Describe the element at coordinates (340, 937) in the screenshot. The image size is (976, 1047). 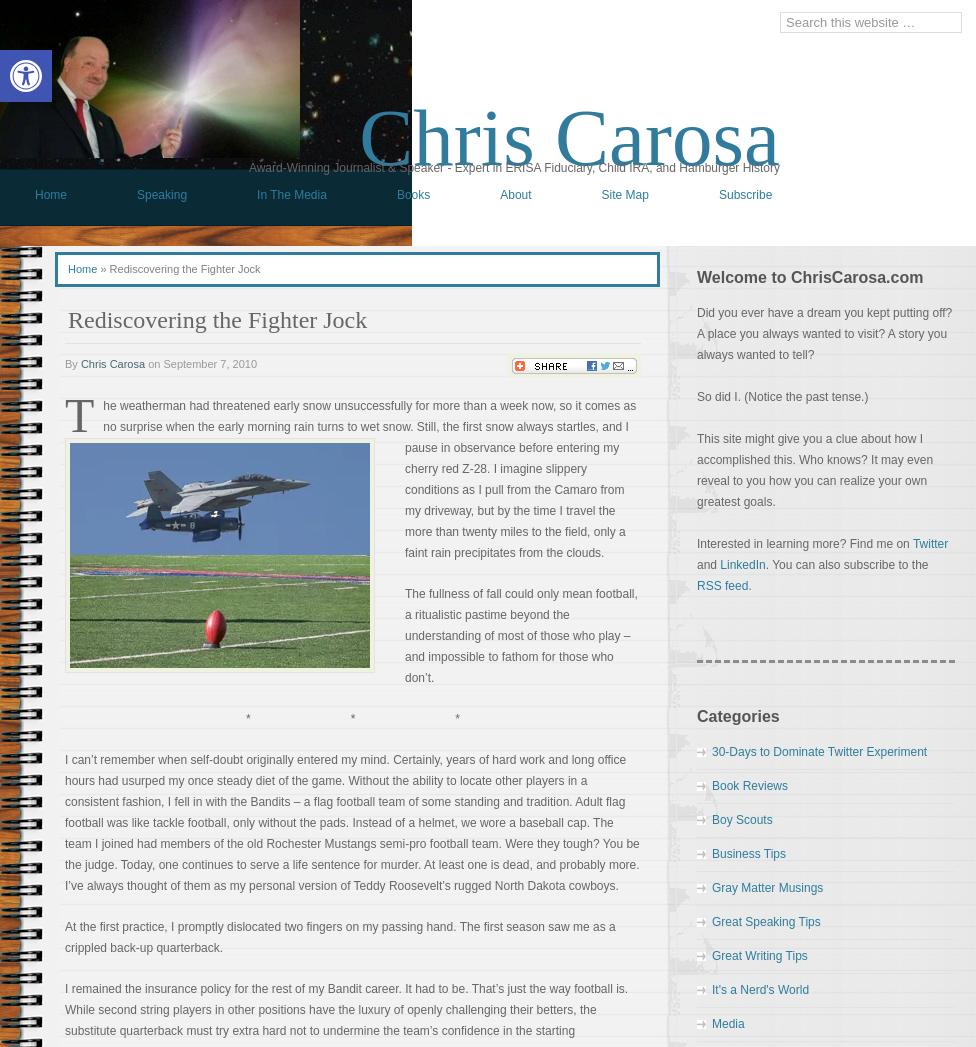
I see `'At the first practice, I promptly dislocated two fingers on my passing hand. The first season saw me as a crippled back-up quarterback.'` at that location.